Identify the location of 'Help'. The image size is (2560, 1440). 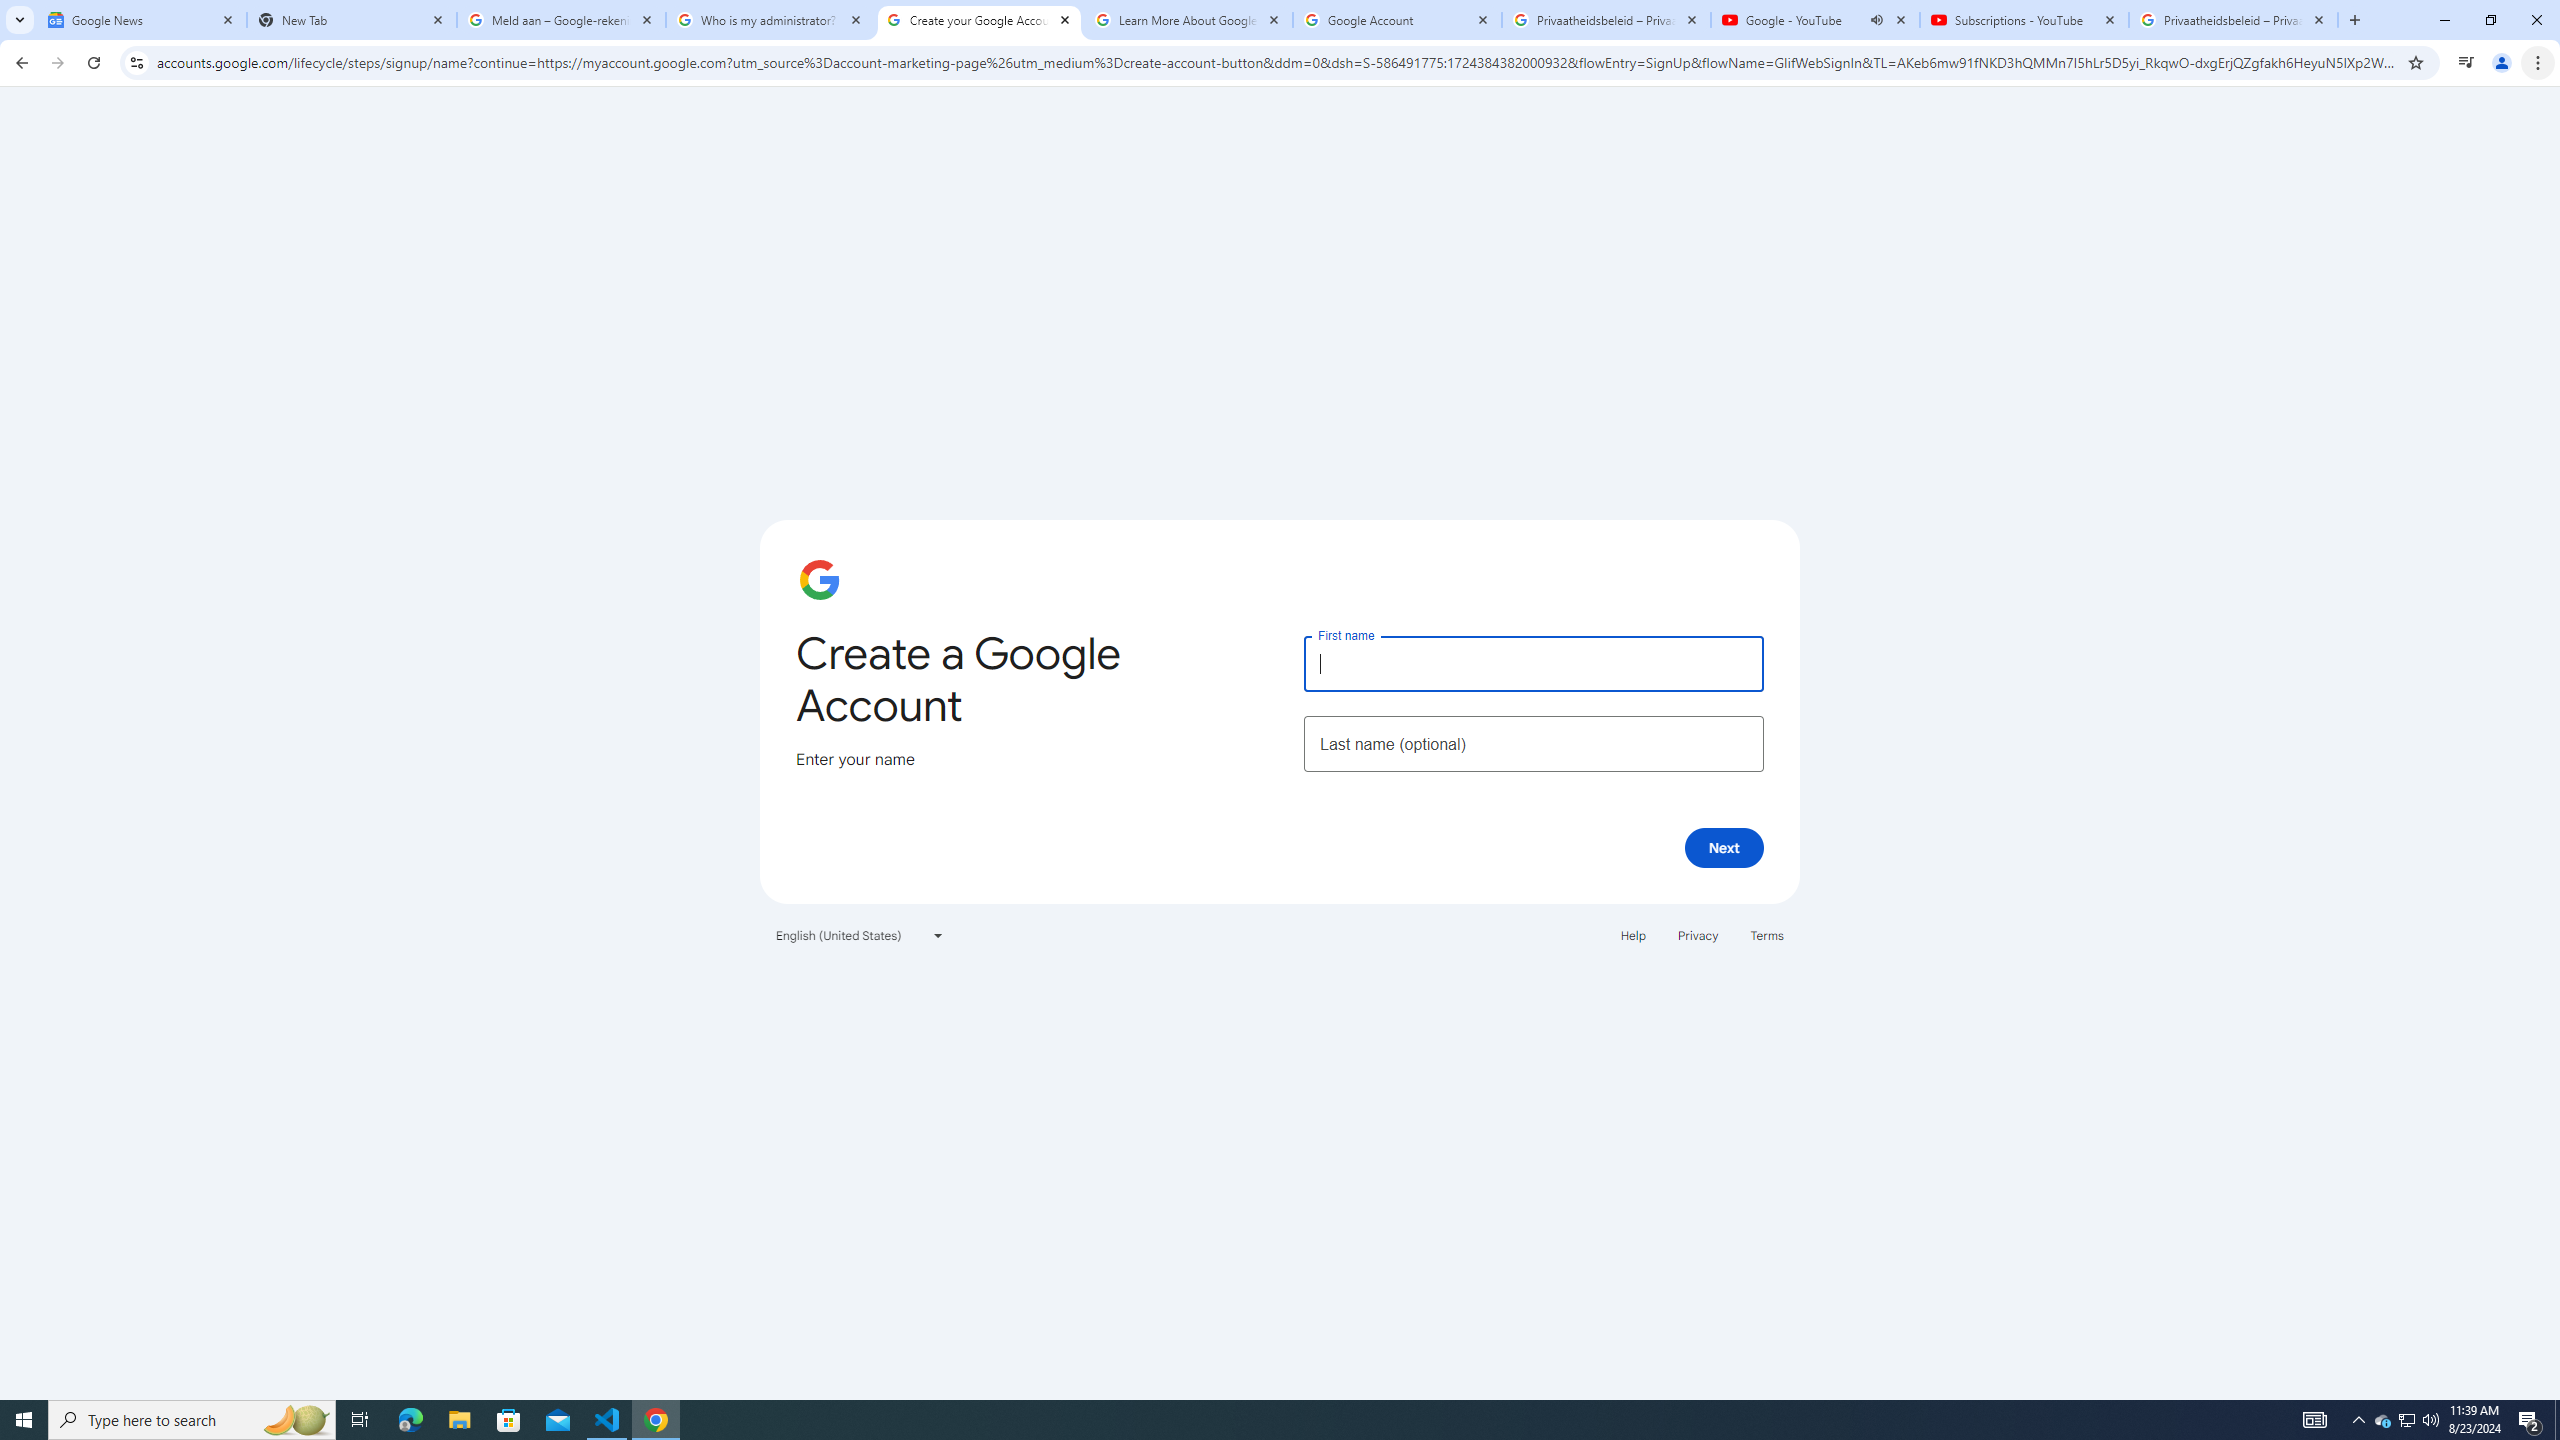
(1632, 934).